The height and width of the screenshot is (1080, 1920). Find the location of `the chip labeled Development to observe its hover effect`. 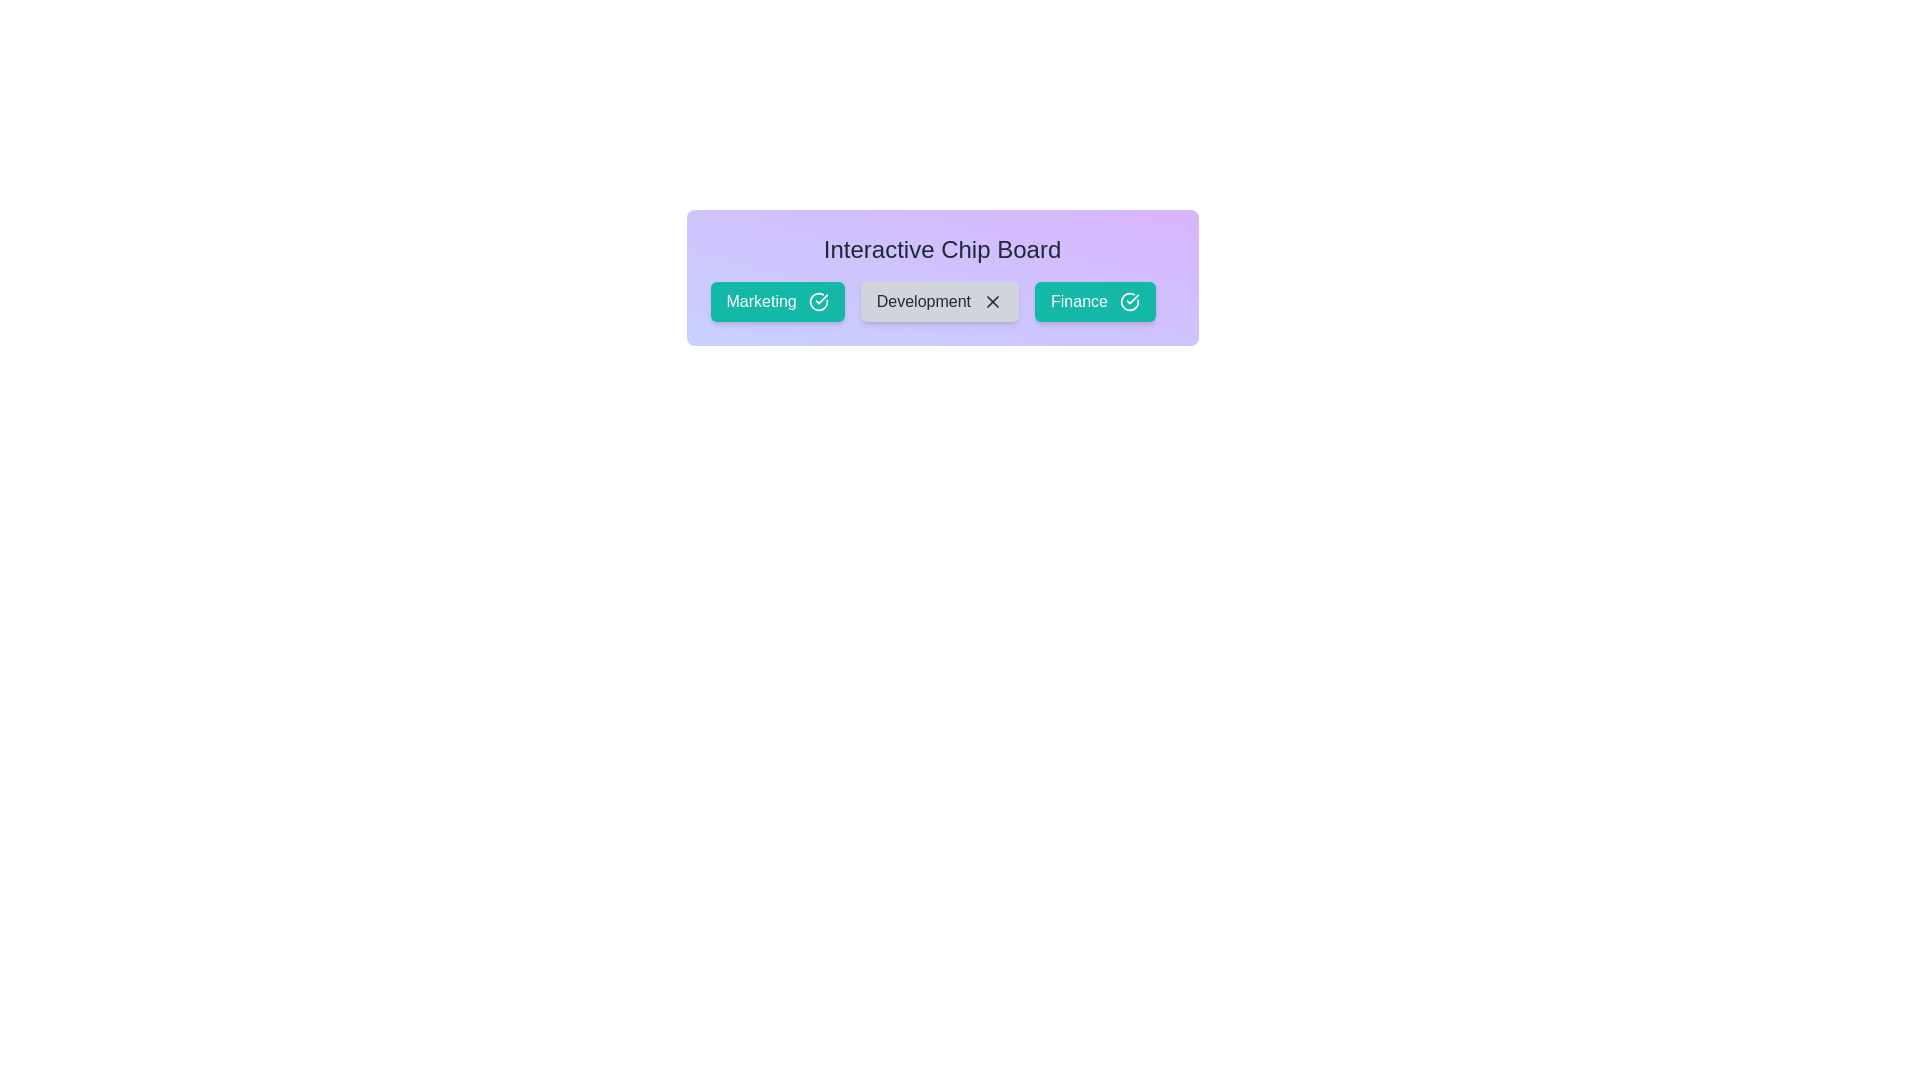

the chip labeled Development to observe its hover effect is located at coordinates (938, 301).